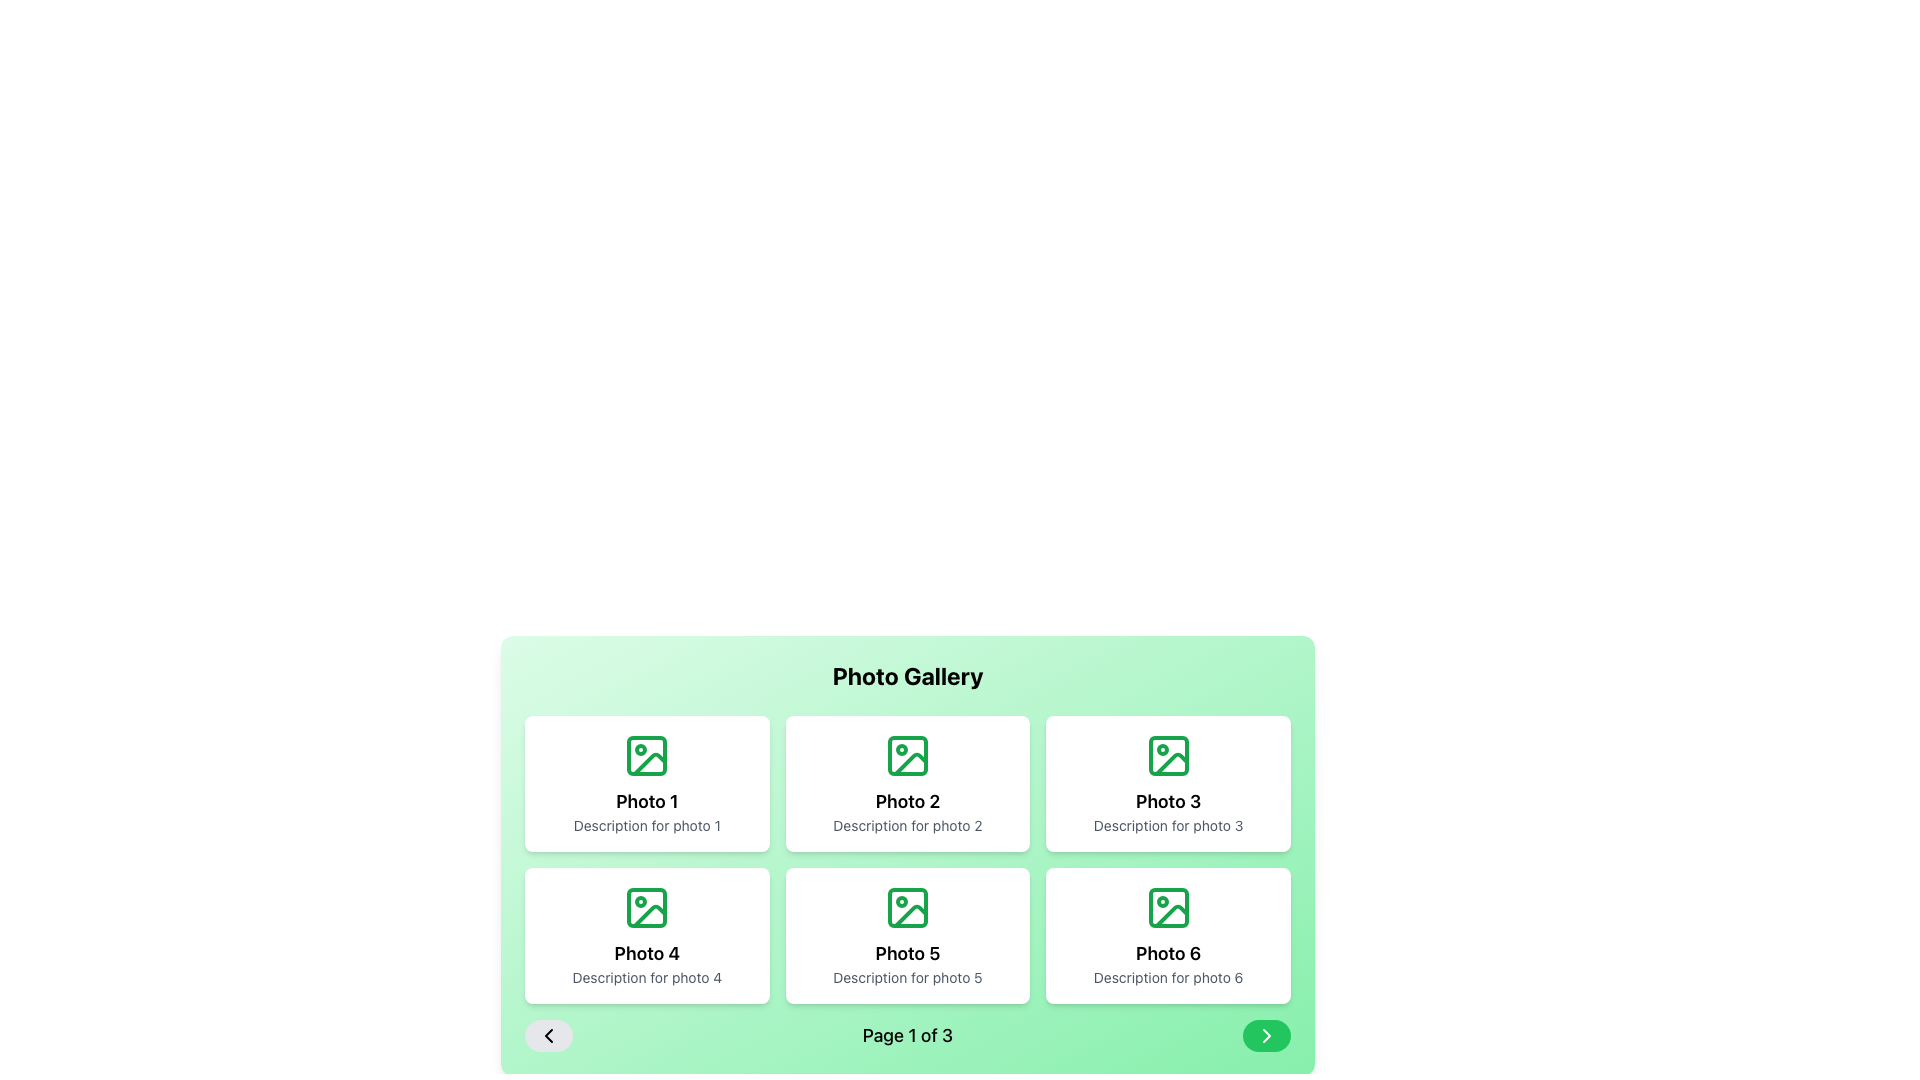  I want to click on the SVG icon with a green border and mountain-like shape located in the 'Photo Gallery' section, above the label 'Photo 4', so click(647, 907).